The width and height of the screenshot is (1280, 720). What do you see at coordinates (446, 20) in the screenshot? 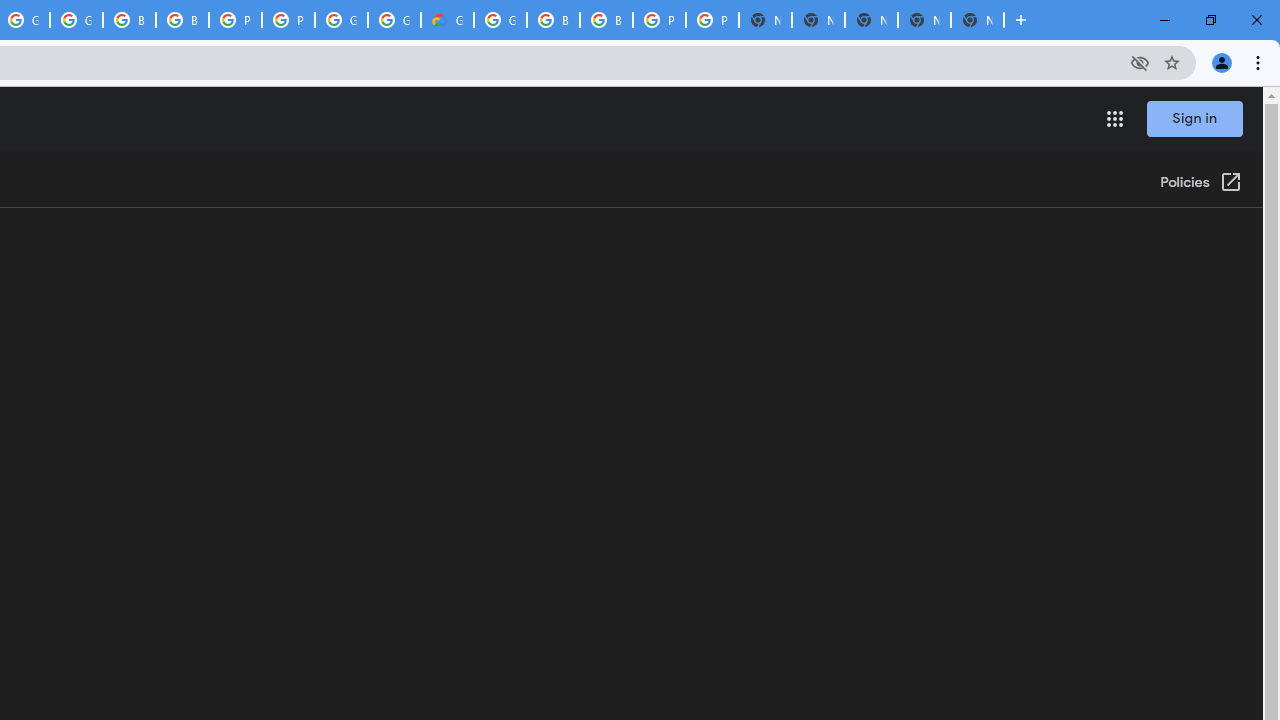
I see `'Google Cloud Estimate Summary'` at bounding box center [446, 20].